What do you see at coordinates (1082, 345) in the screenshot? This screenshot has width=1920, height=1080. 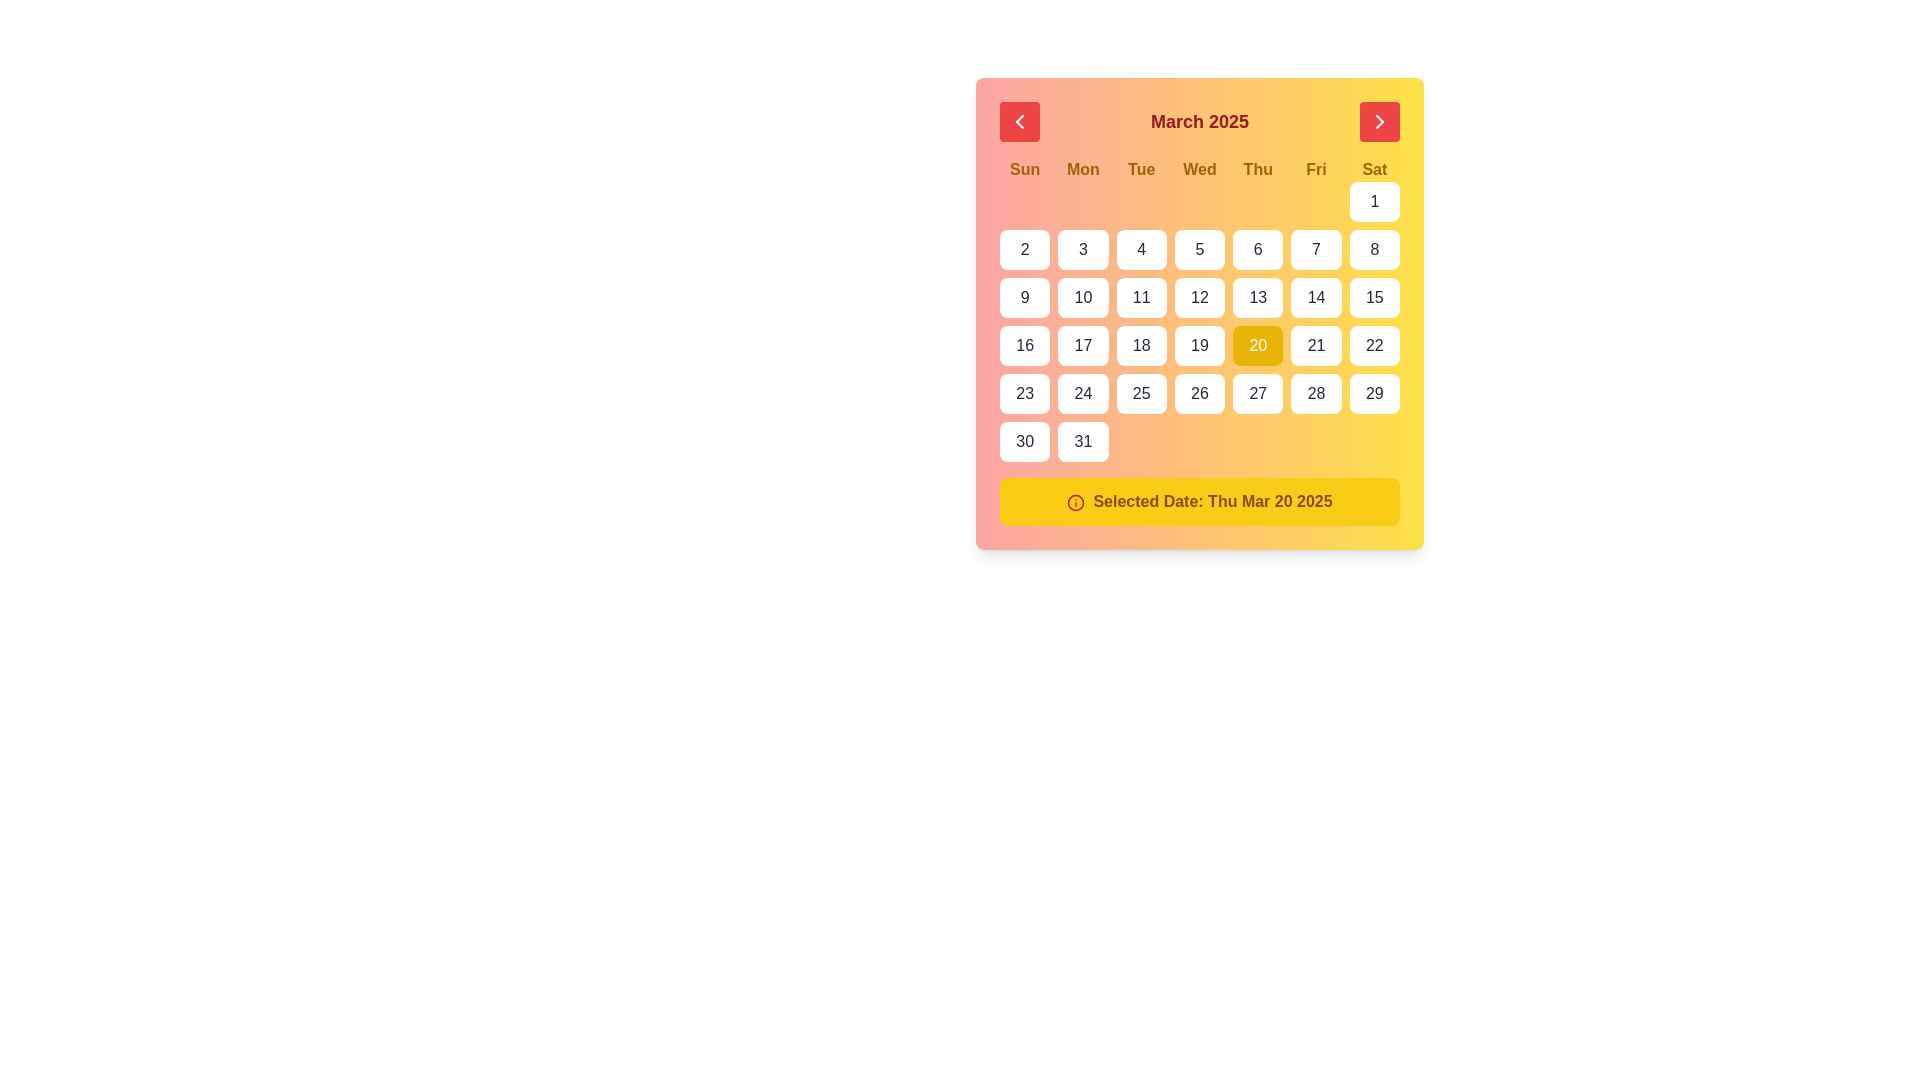 I see `the square interactive button with a white background and the number '17' in bold gray text` at bounding box center [1082, 345].